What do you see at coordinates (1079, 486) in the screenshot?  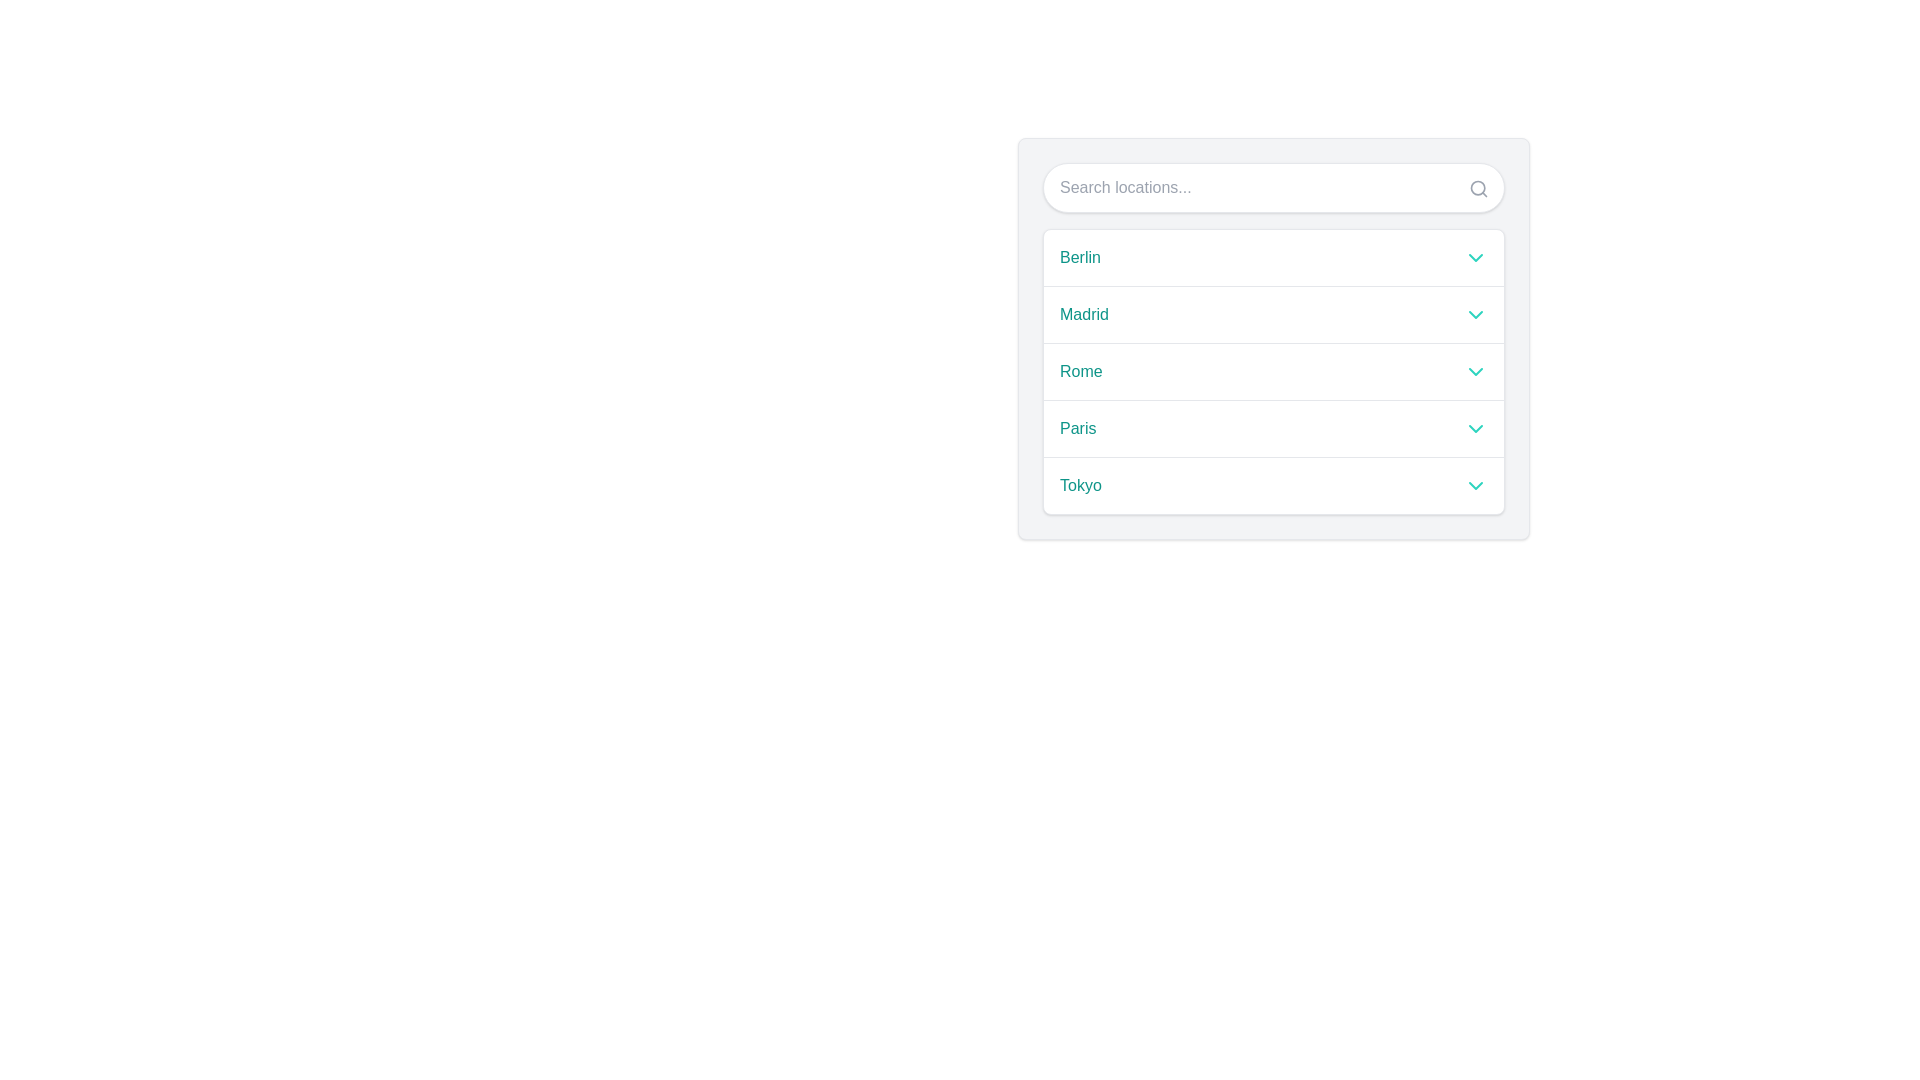 I see `the 'Tokyo' text label which is part of a vertical list and serves as an identifier for selection` at bounding box center [1079, 486].